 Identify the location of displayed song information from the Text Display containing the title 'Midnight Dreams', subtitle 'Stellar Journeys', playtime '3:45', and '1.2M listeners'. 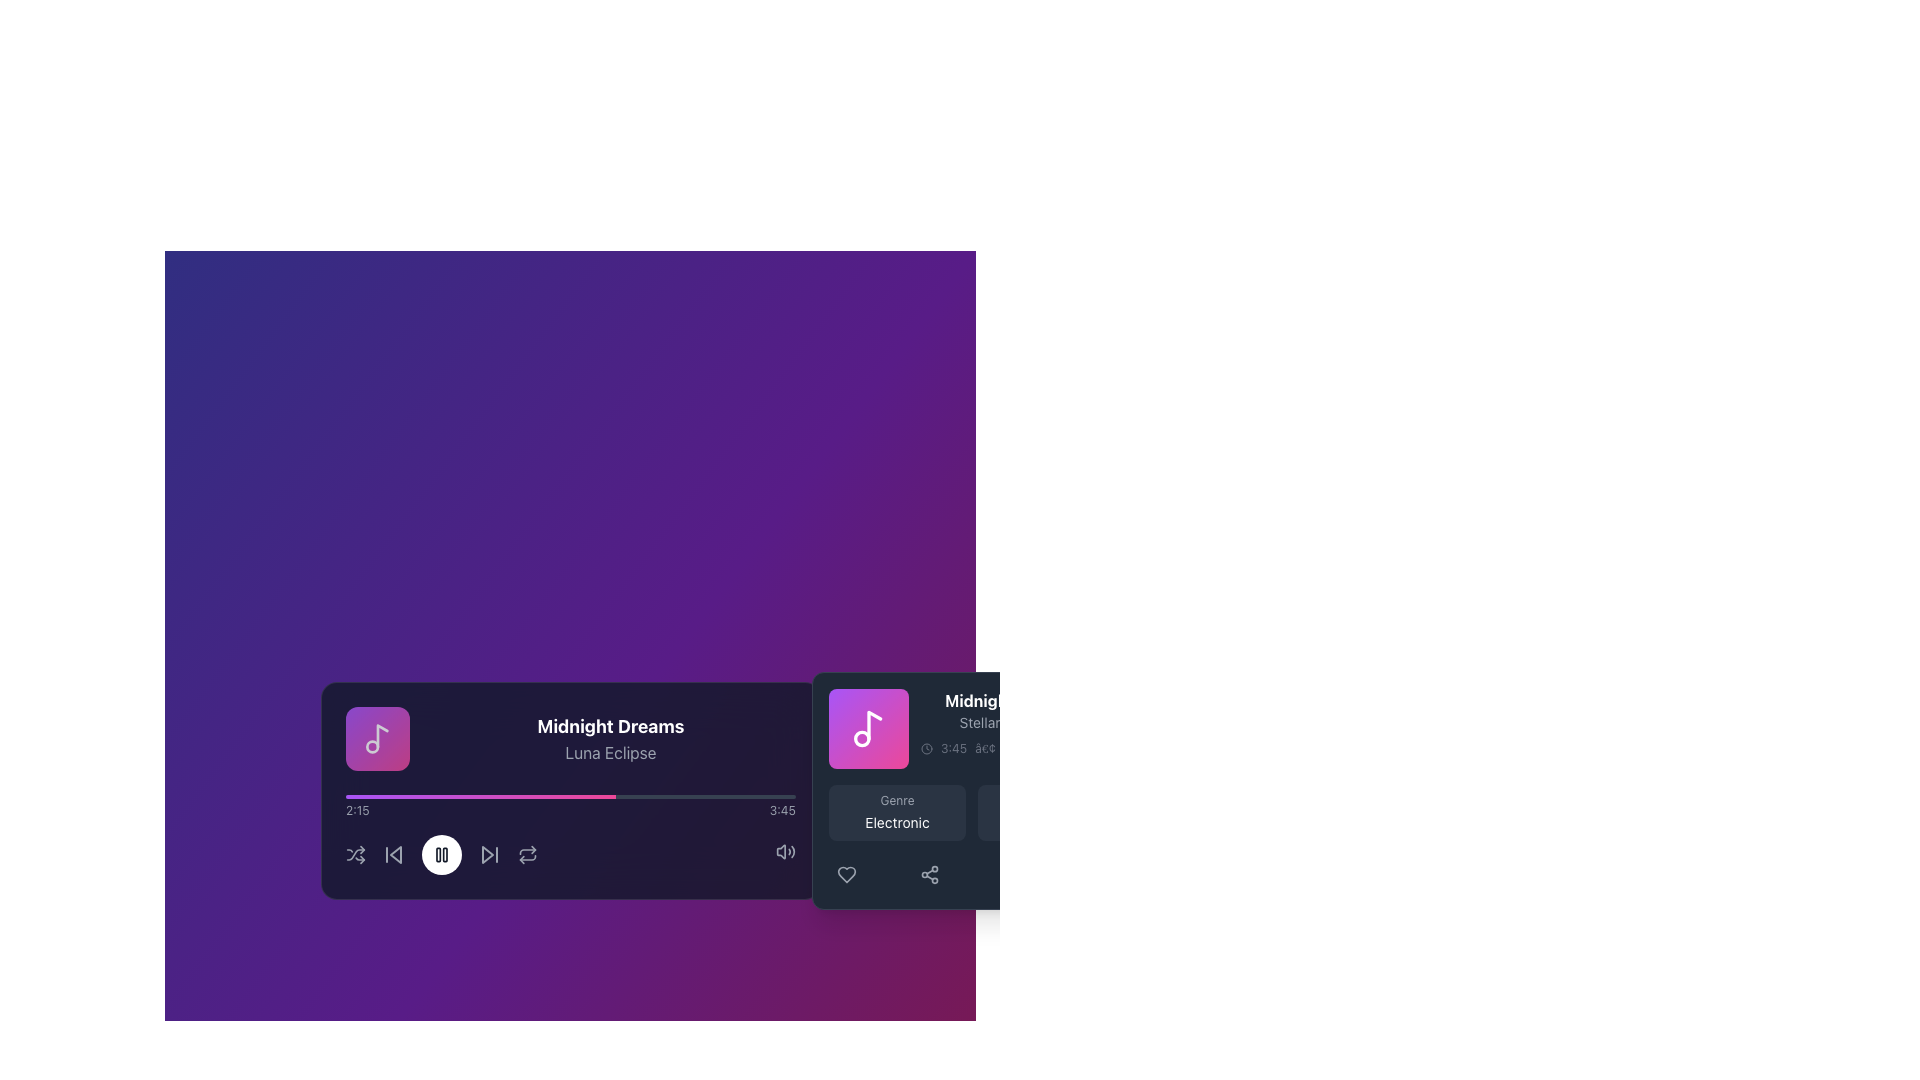
(971, 729).